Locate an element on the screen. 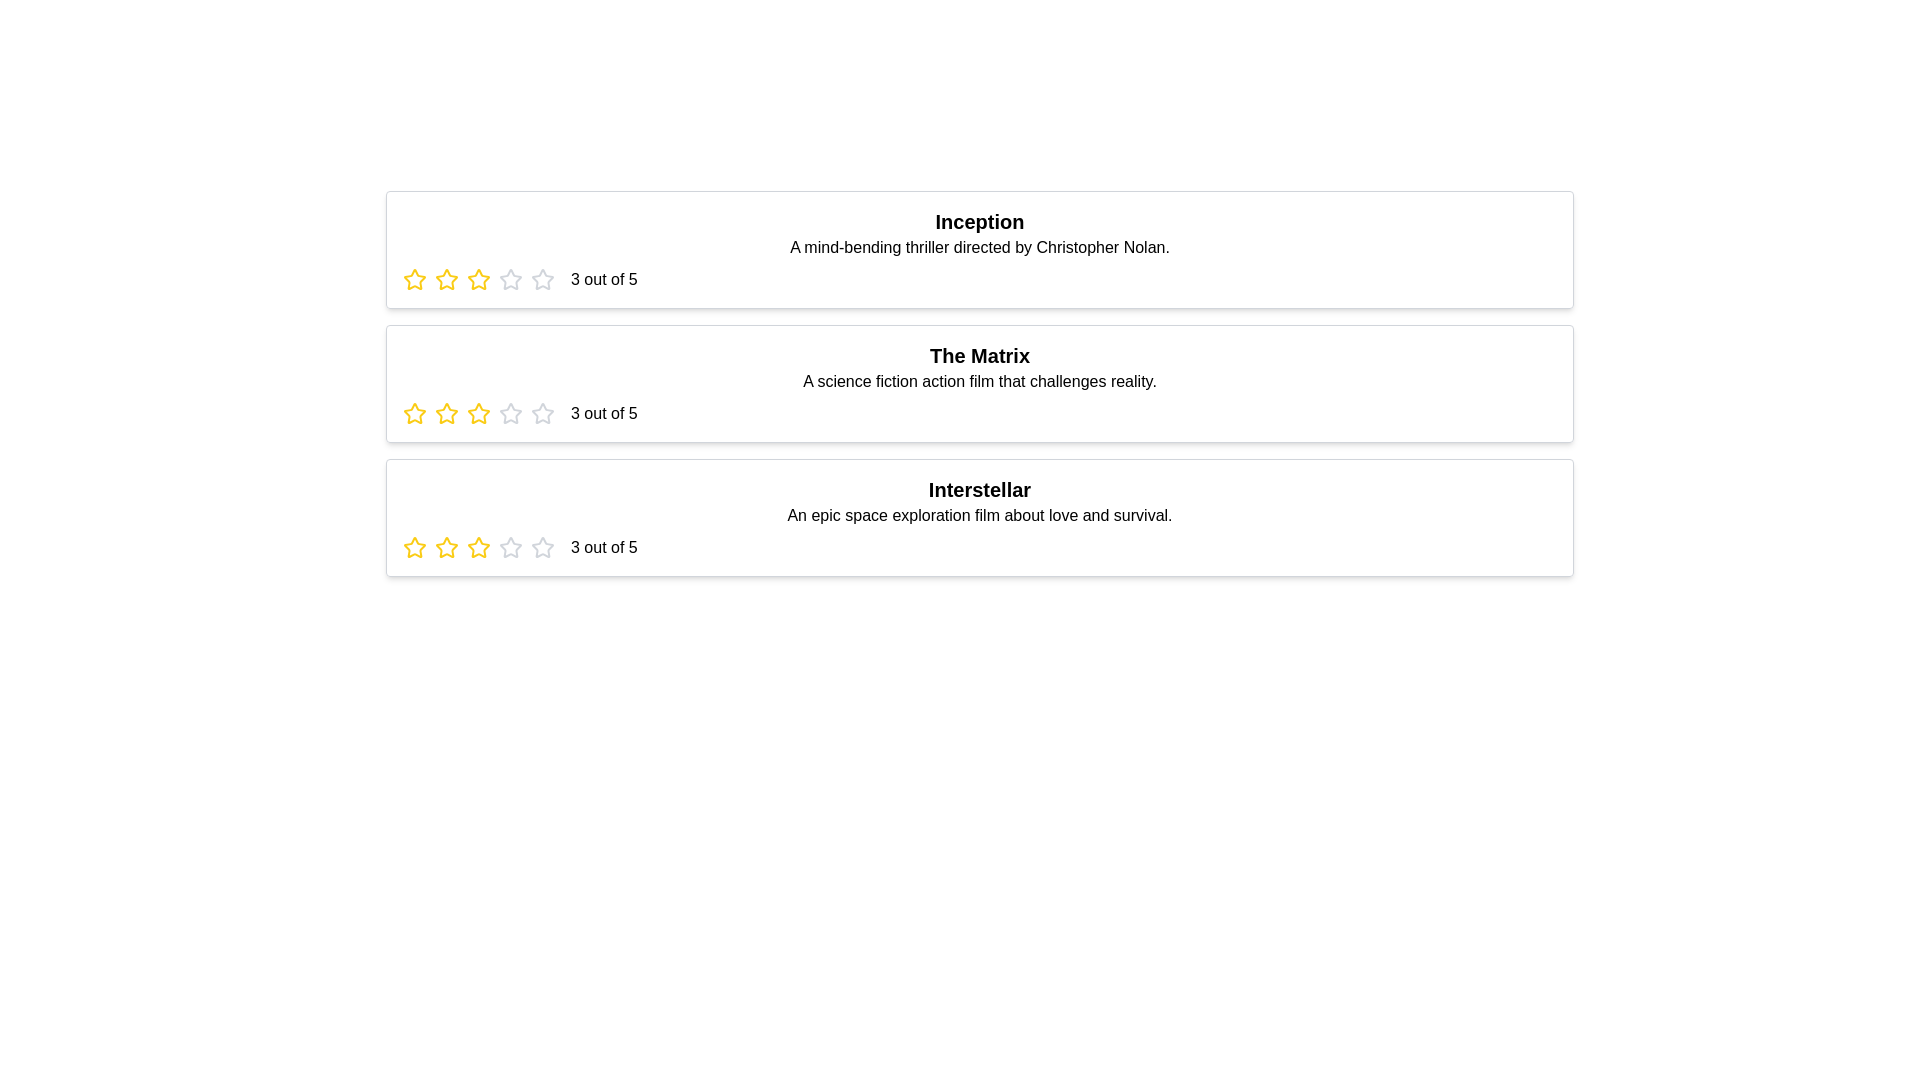 The height and width of the screenshot is (1080, 1920). the star corresponding to 2 stars for the movie titled Interstellar is located at coordinates (445, 547).